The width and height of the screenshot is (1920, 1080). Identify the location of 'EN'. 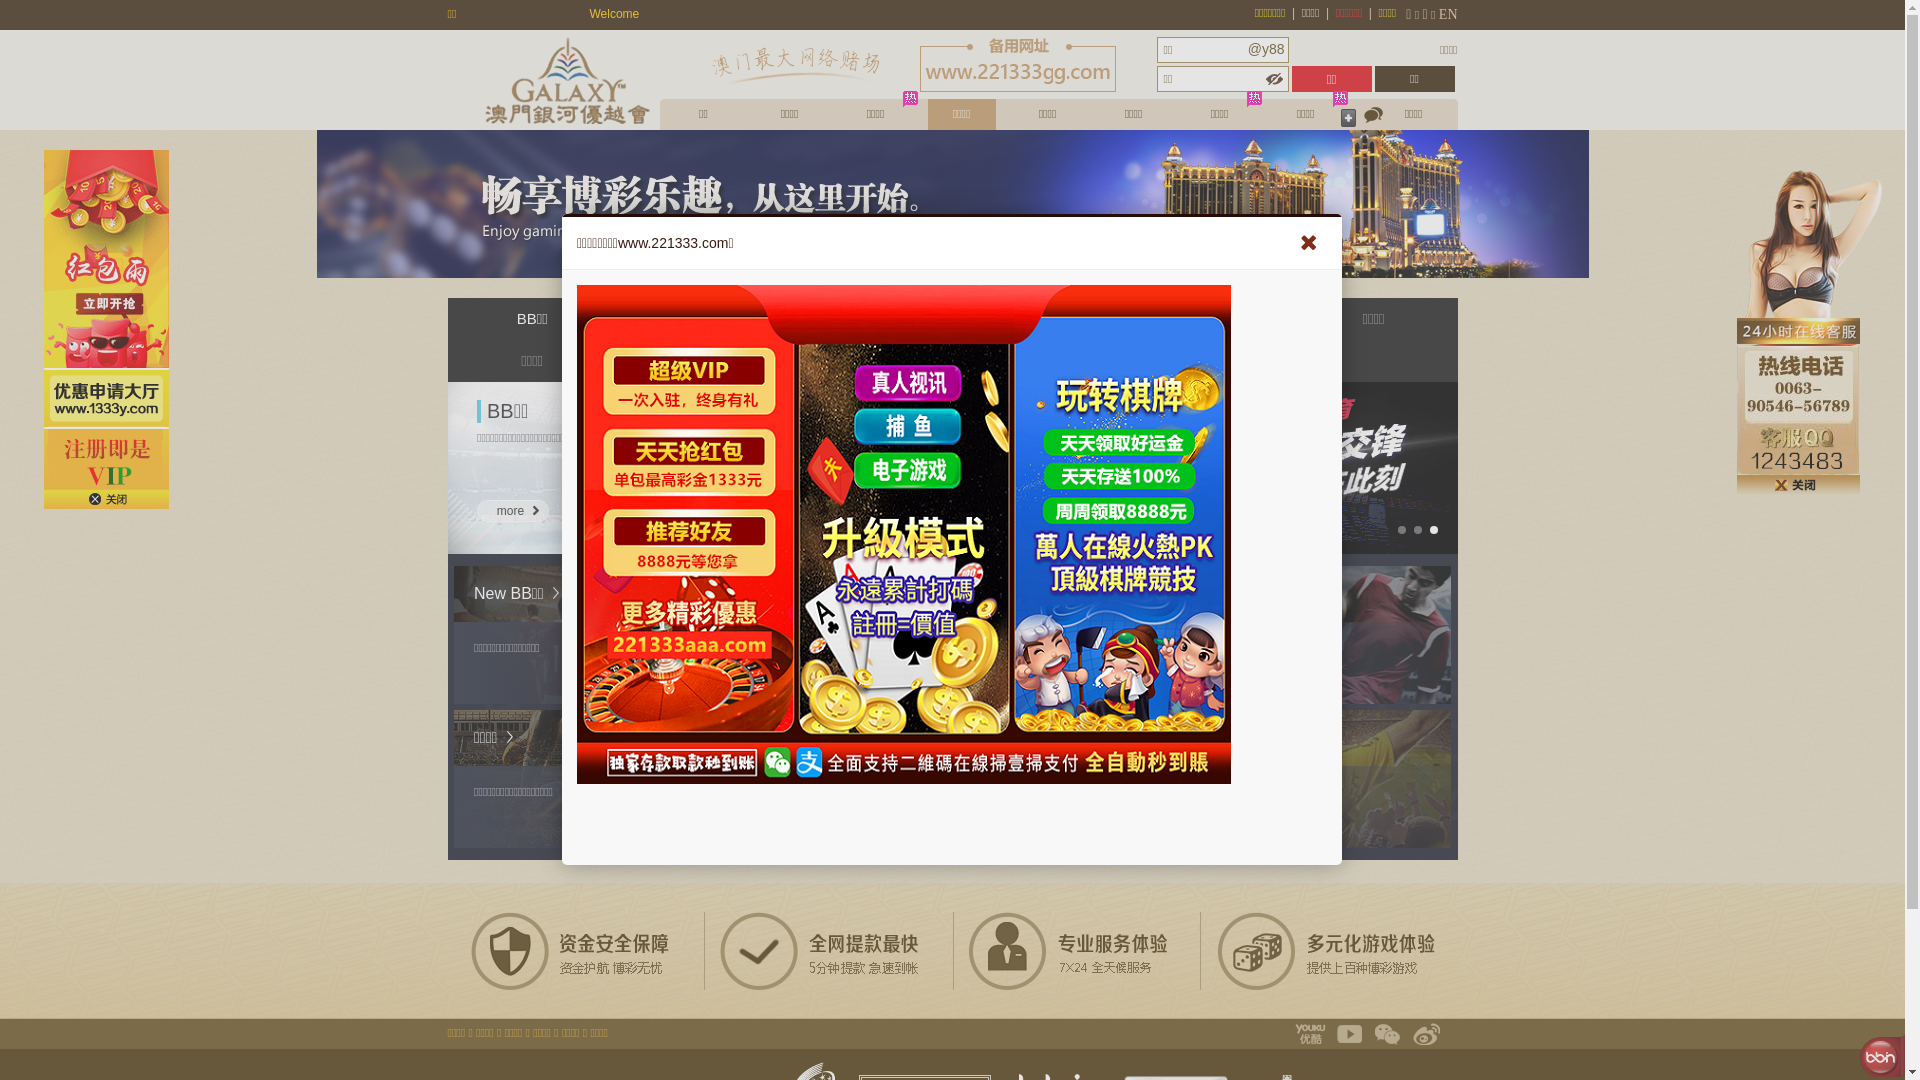
(1448, 14).